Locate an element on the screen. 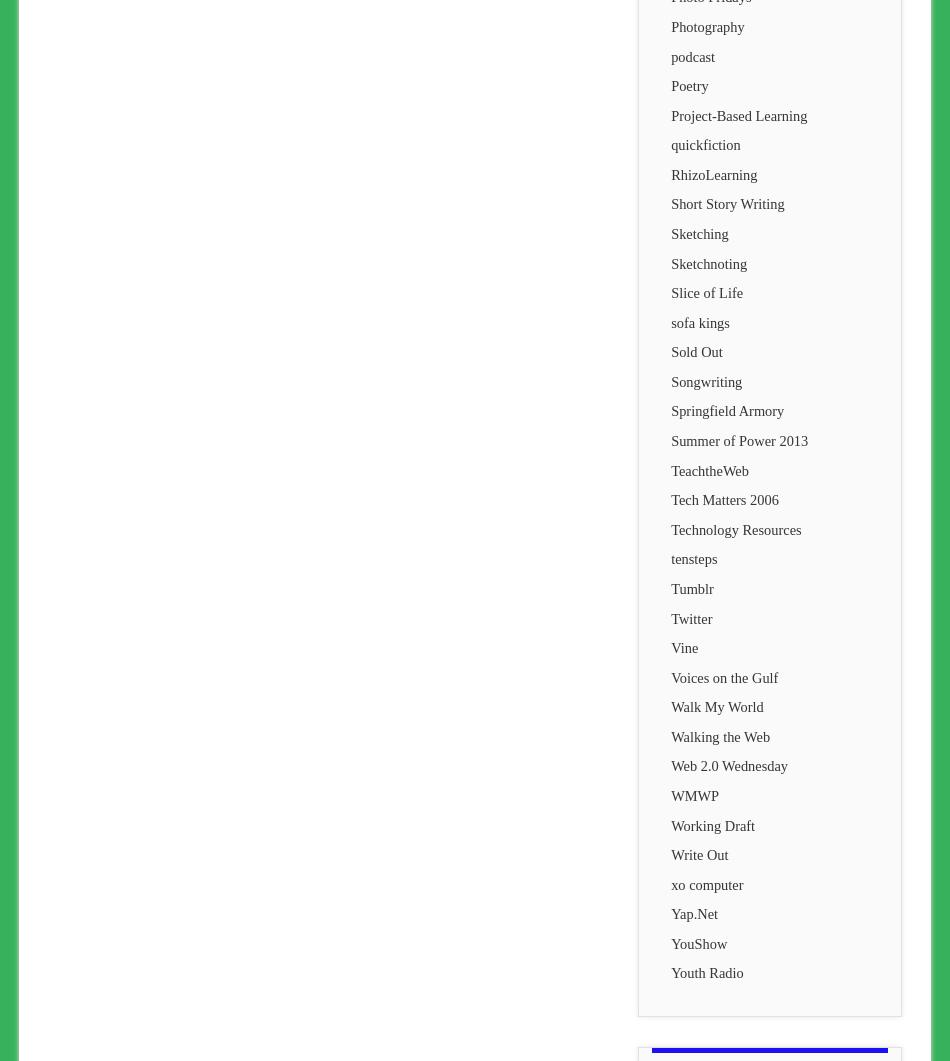  'Songwriting' is located at coordinates (706, 381).